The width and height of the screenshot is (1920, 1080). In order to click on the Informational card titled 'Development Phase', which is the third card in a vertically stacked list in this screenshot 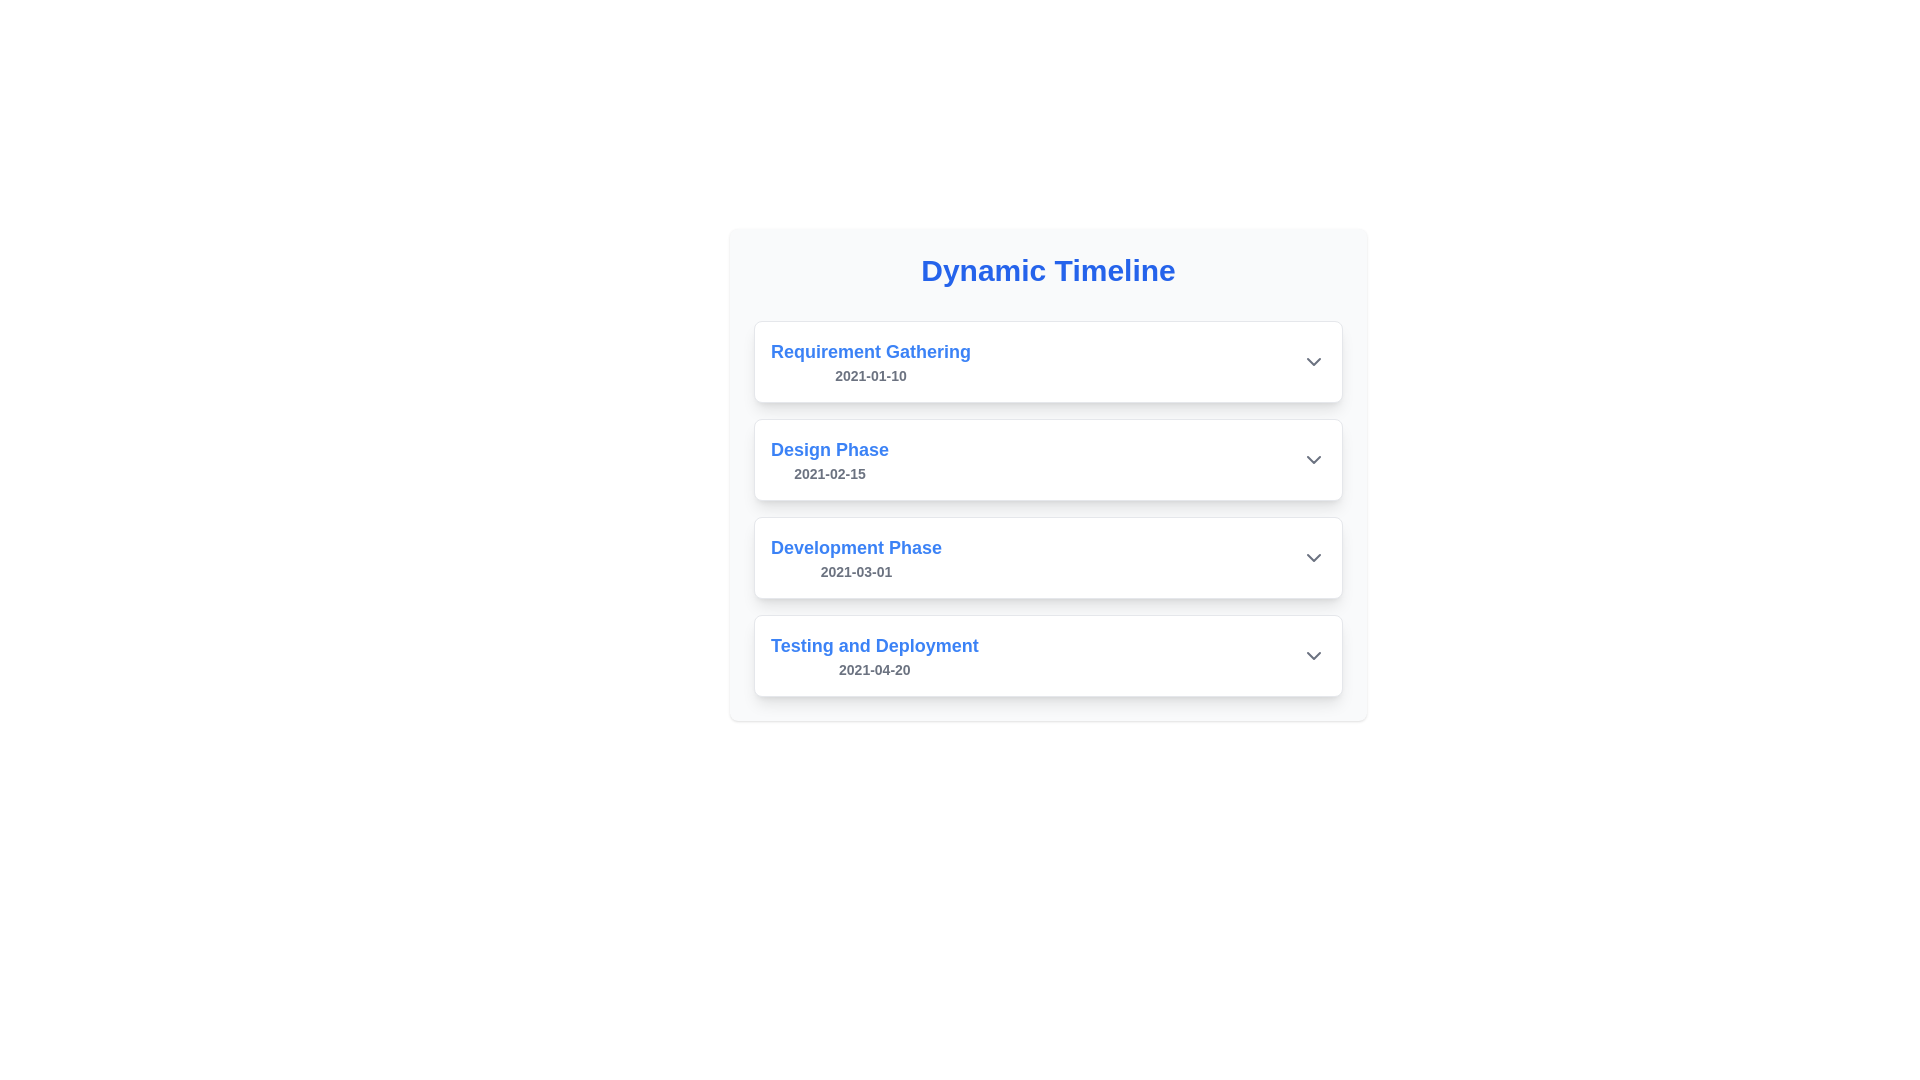, I will do `click(1047, 558)`.